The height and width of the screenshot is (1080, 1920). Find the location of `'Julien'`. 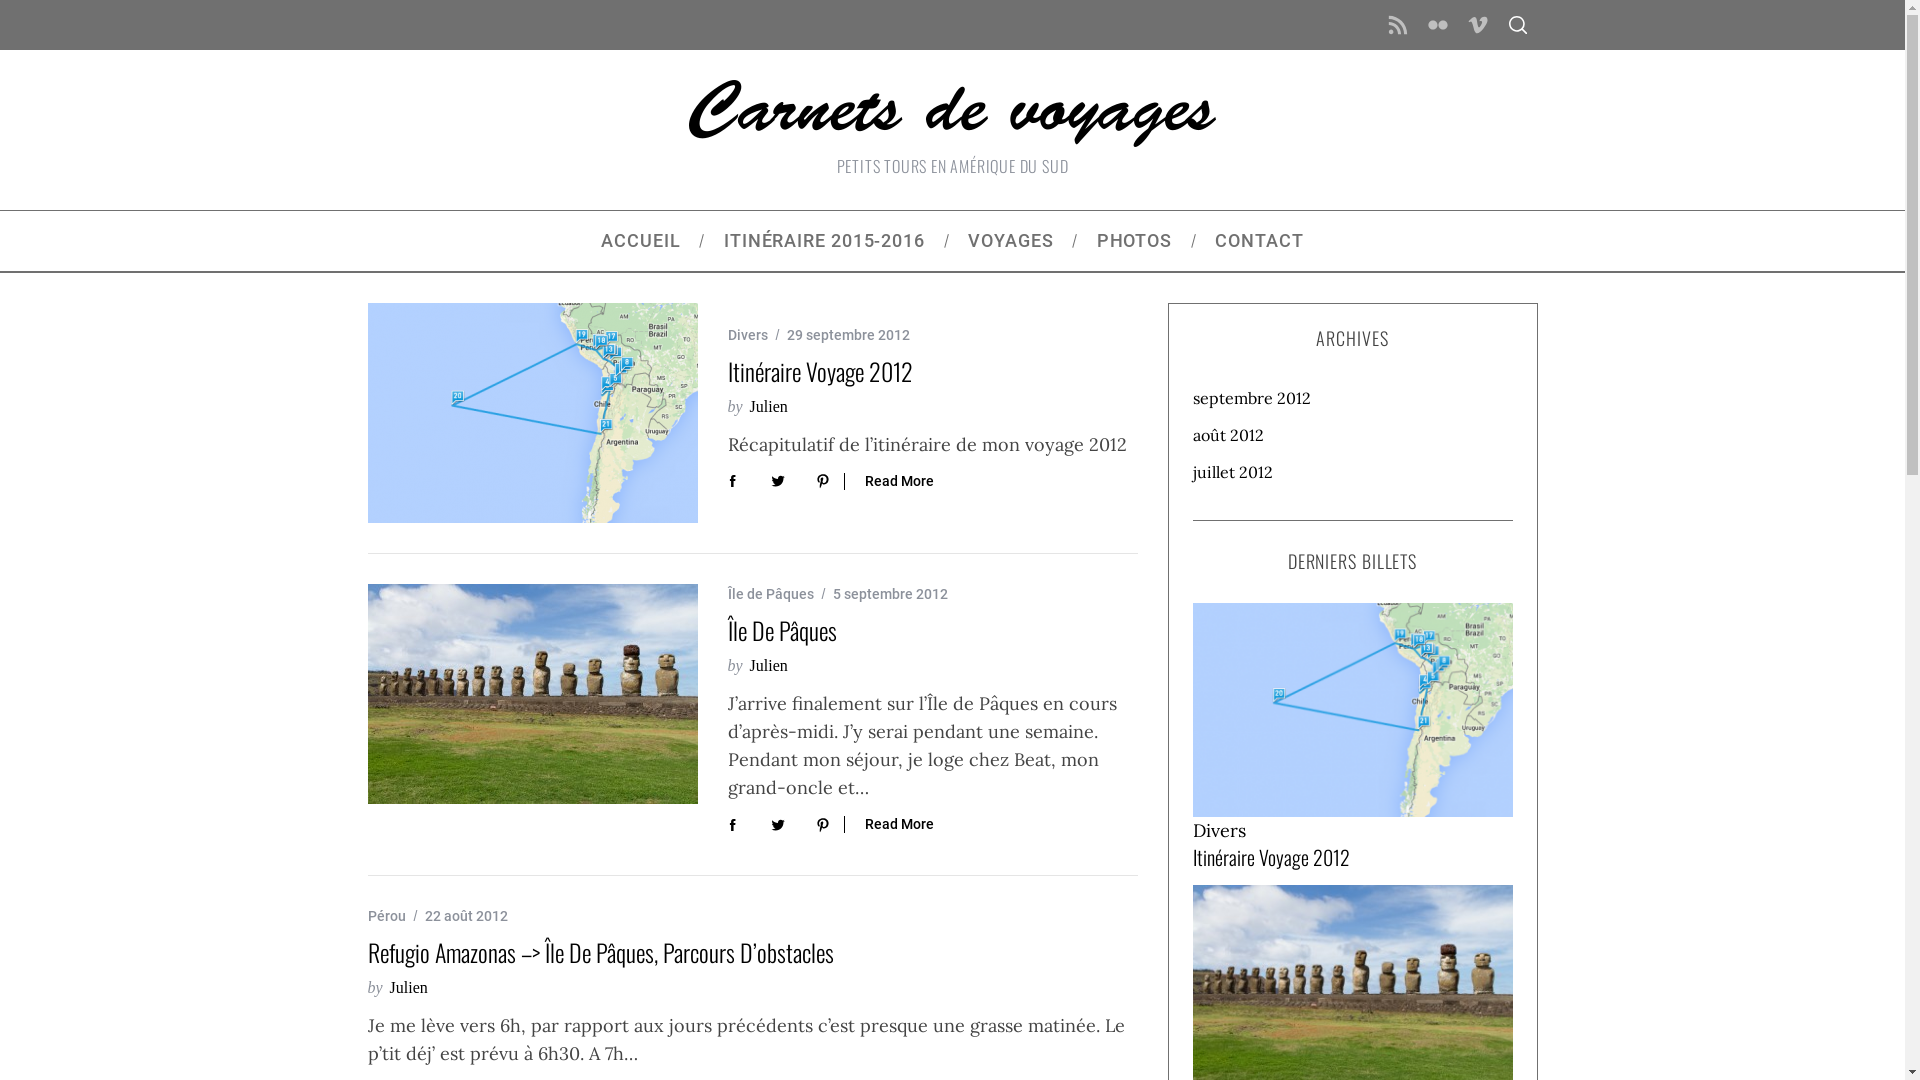

'Julien' is located at coordinates (767, 405).